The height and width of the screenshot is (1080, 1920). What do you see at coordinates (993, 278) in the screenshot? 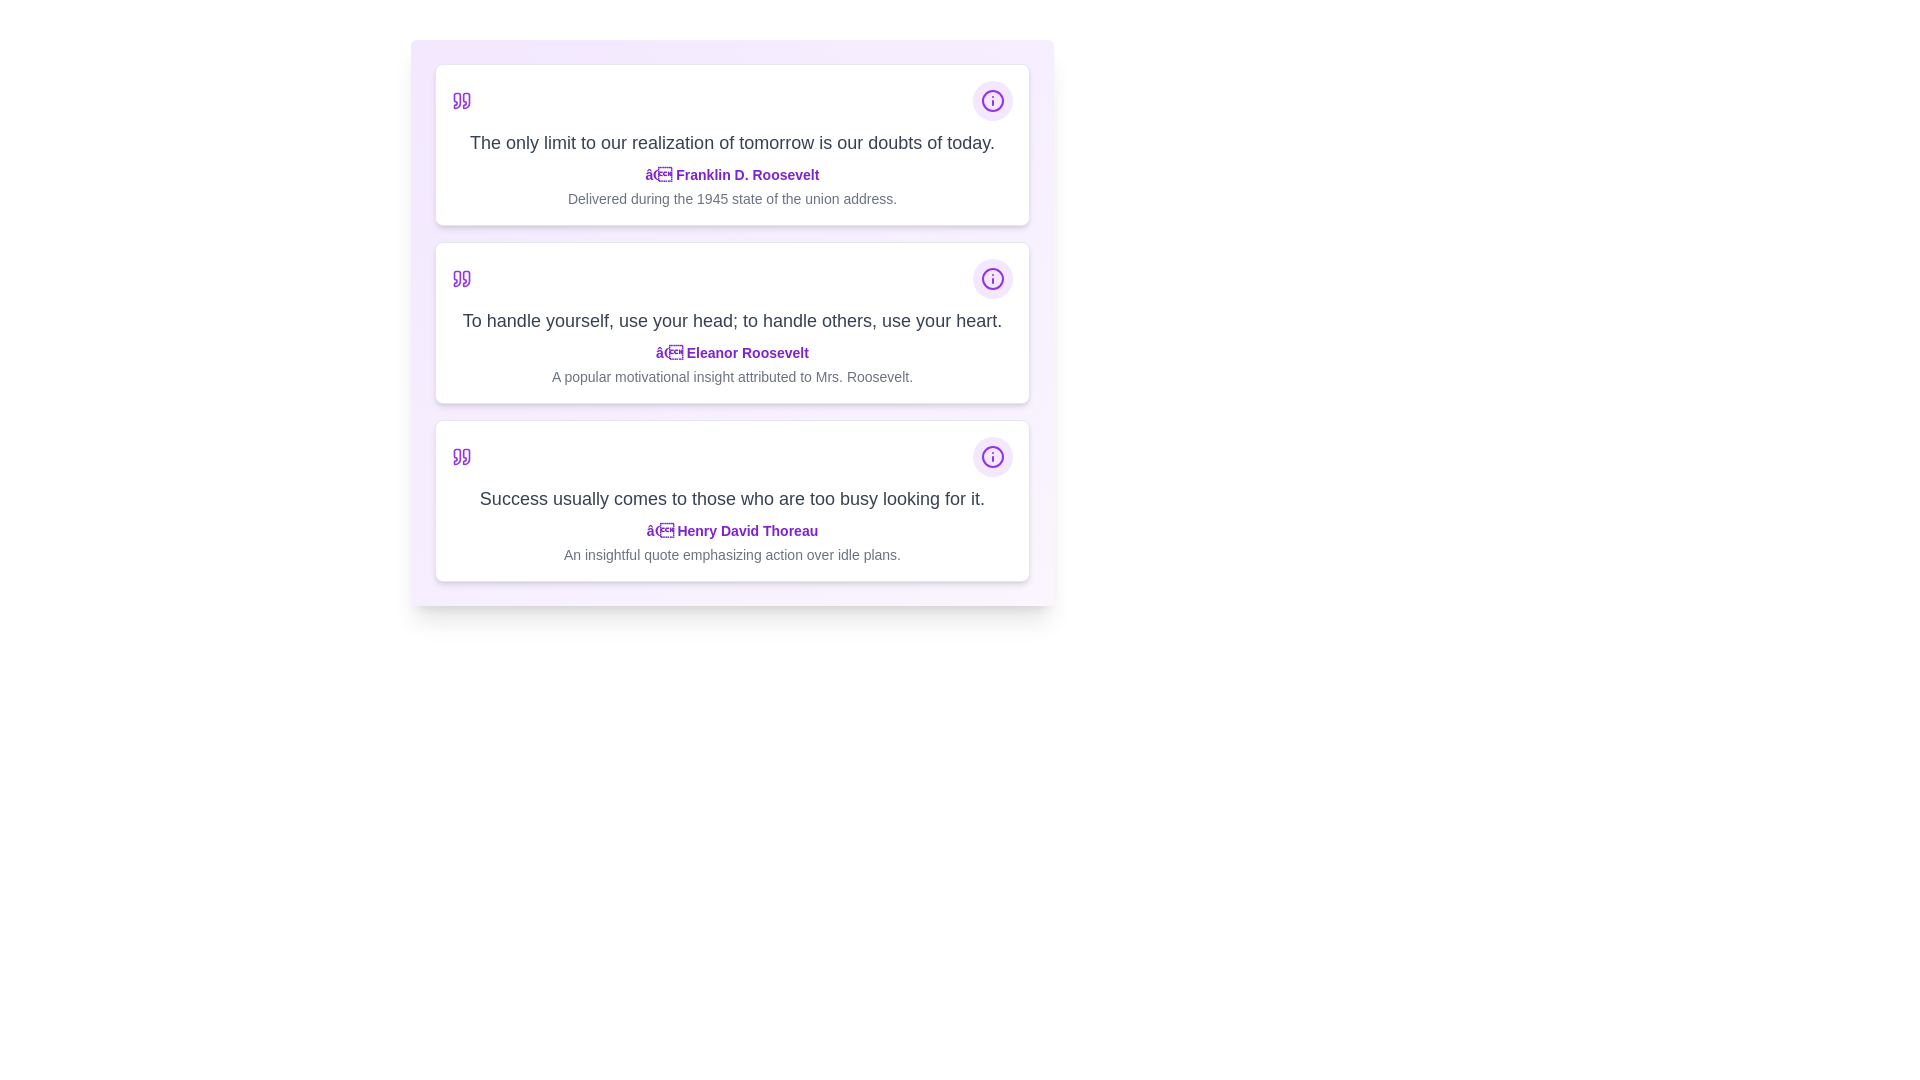
I see `the circular purple icon with an 'i' symbol located in the upper right corner of the purple-bordered card displaying the quote by Franklin D. Roosevelt for accessibility navigation` at bounding box center [993, 278].